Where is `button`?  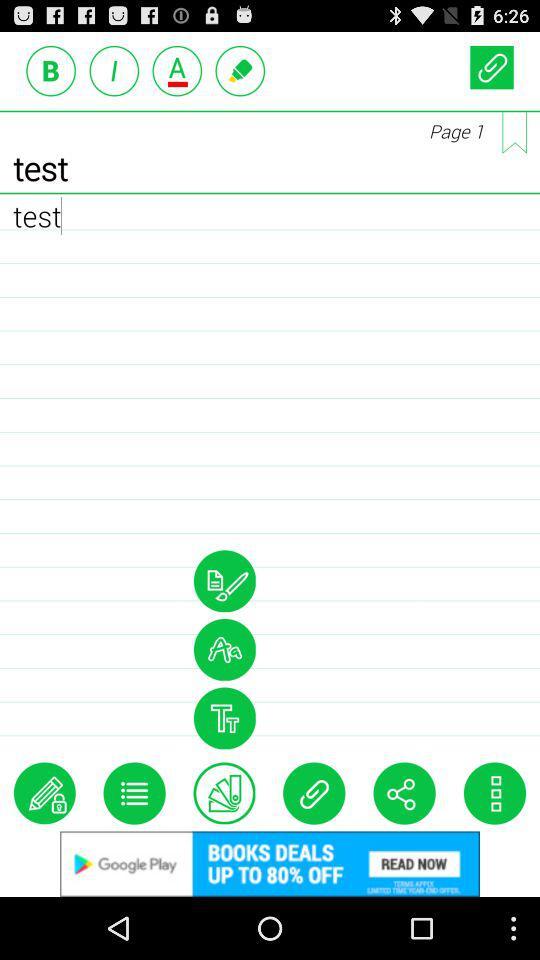
button is located at coordinates (490, 67).